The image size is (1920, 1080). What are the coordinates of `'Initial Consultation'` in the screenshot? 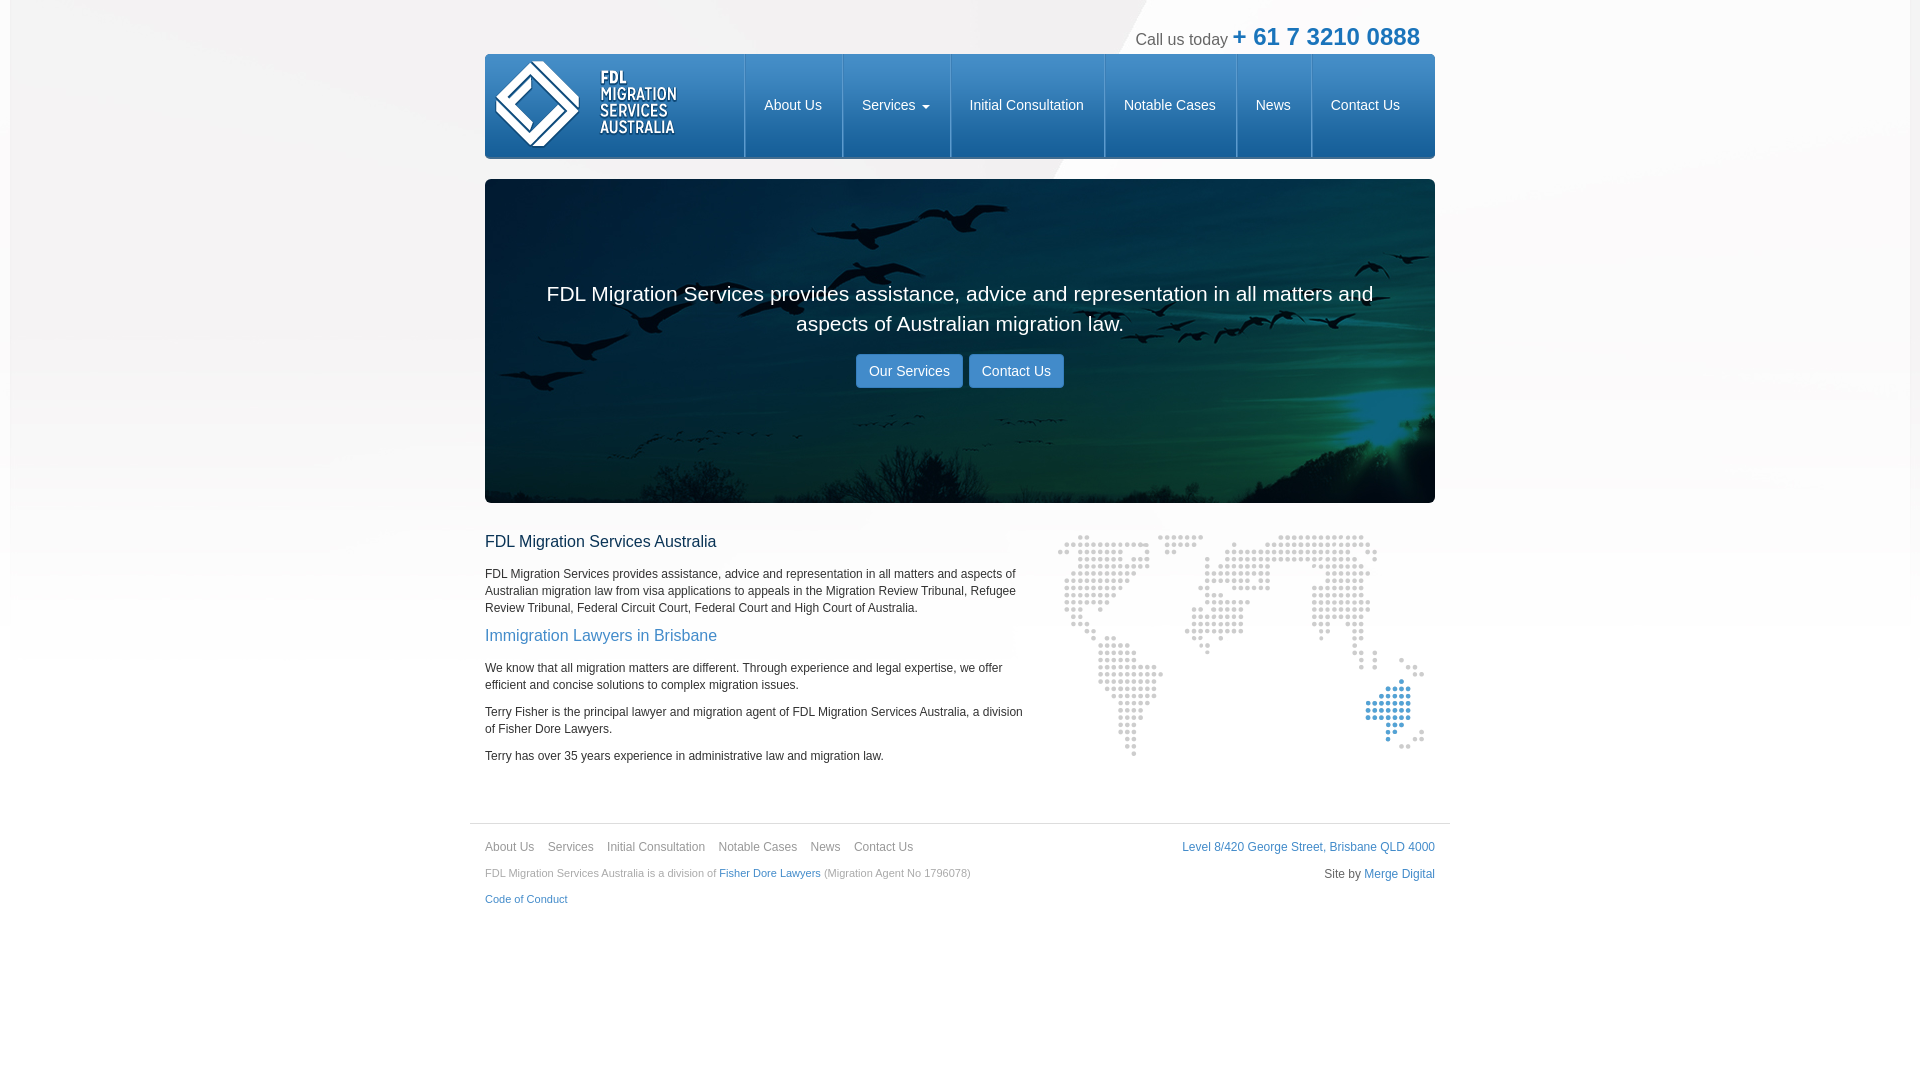 It's located at (949, 105).